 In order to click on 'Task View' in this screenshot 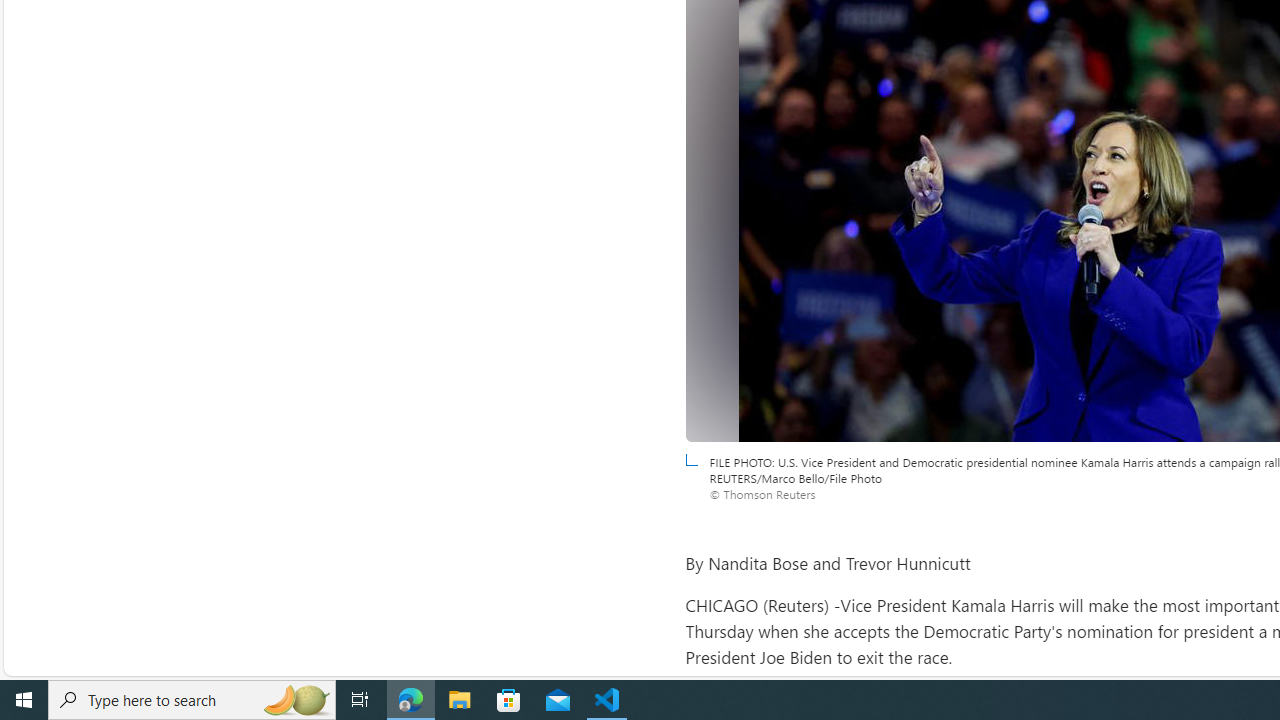, I will do `click(359, 698)`.